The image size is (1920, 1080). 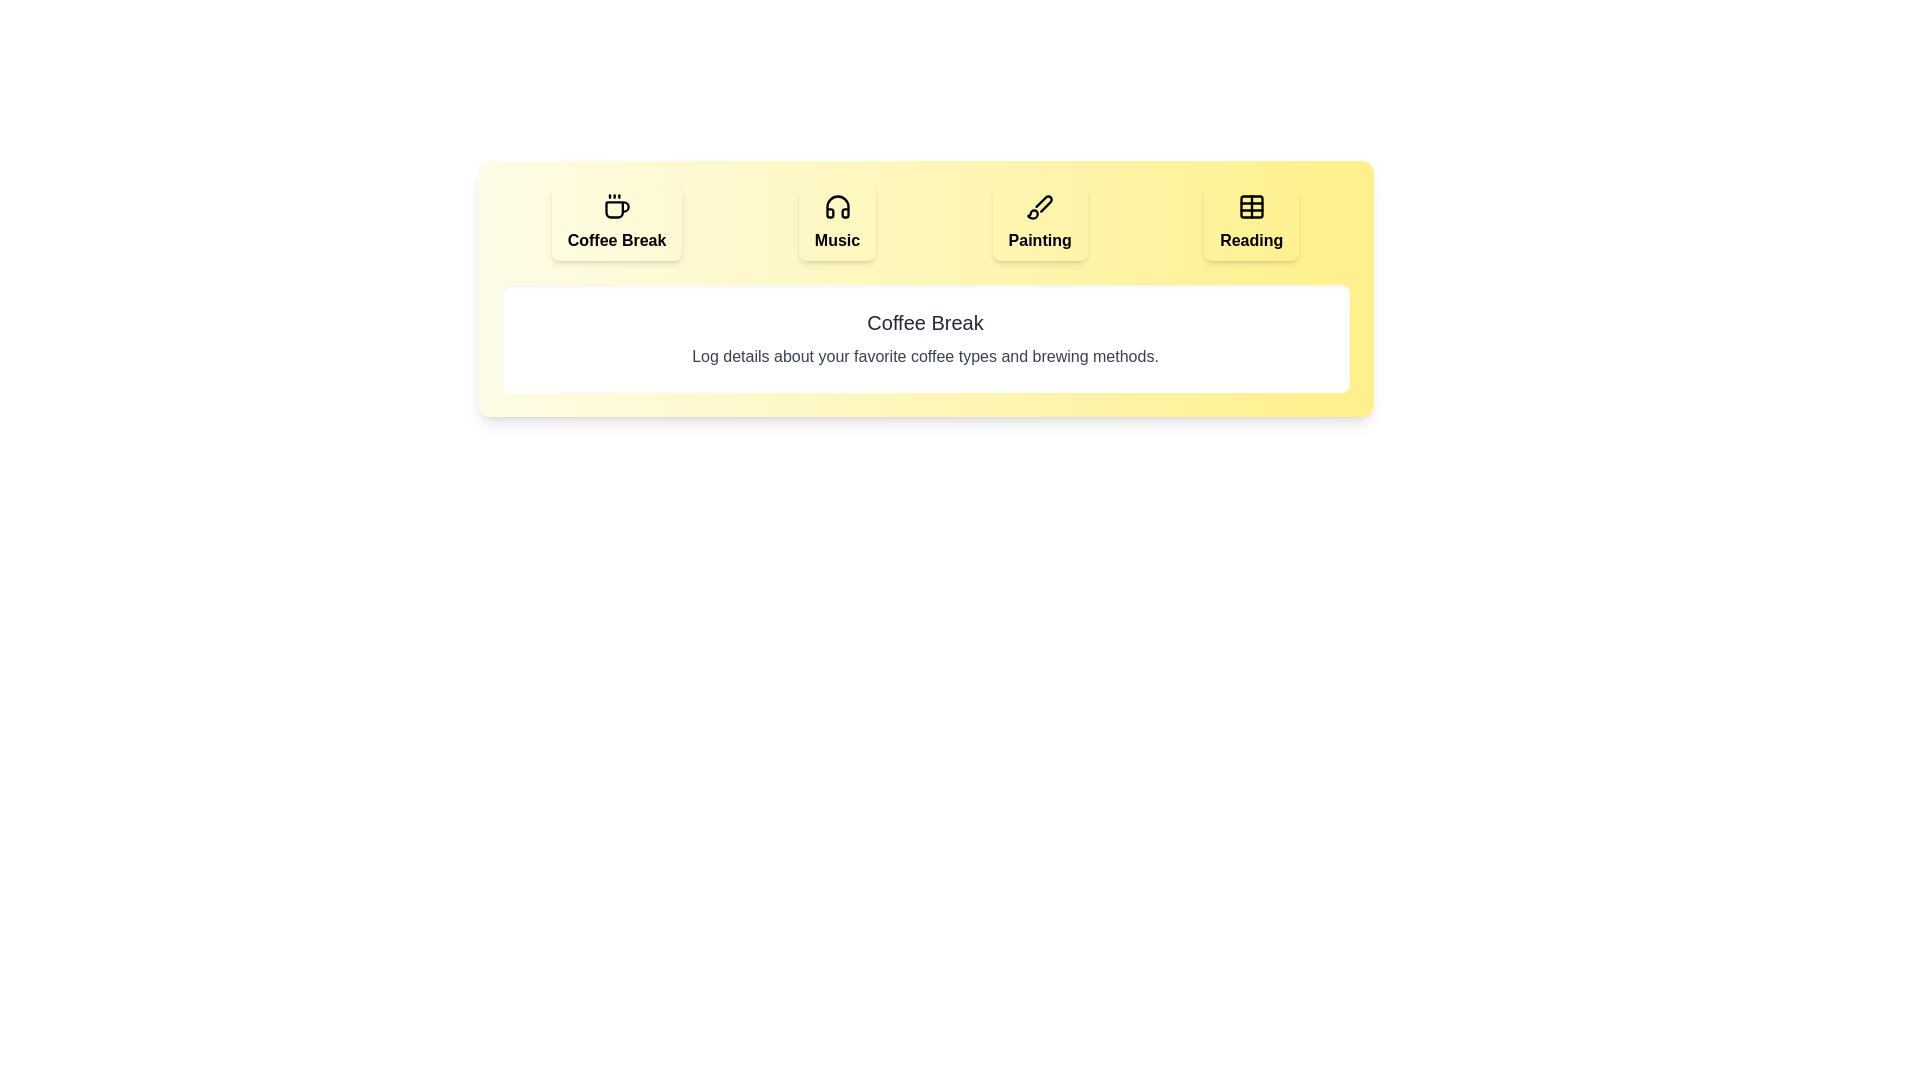 What do you see at coordinates (924, 289) in the screenshot?
I see `the informational content block that provides details about coffee types and brewing methods, located between interactive icons and an empty space below` at bounding box center [924, 289].